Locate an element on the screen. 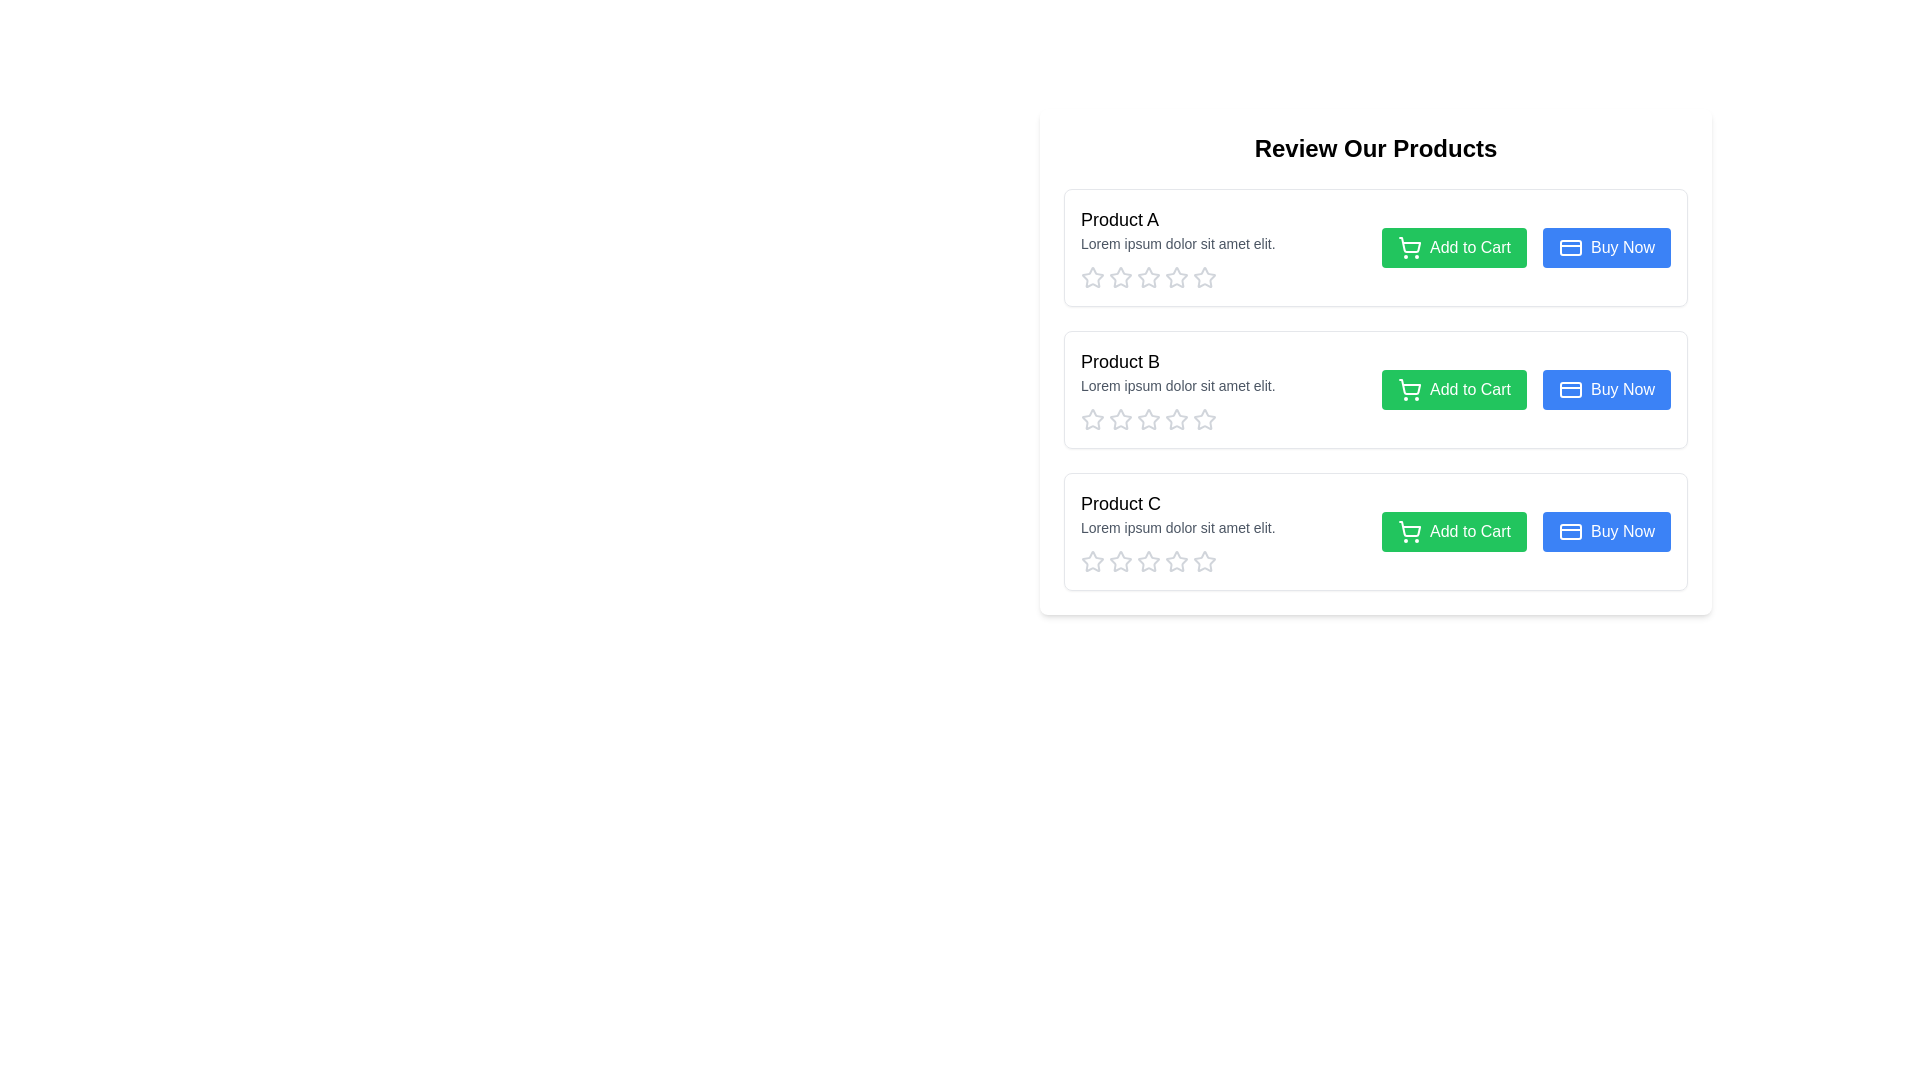  the green rectangular 'Add to Cart' button with rounded corners that features a shopping cart icon and white text, located in the first row of the product list is located at coordinates (1454, 246).